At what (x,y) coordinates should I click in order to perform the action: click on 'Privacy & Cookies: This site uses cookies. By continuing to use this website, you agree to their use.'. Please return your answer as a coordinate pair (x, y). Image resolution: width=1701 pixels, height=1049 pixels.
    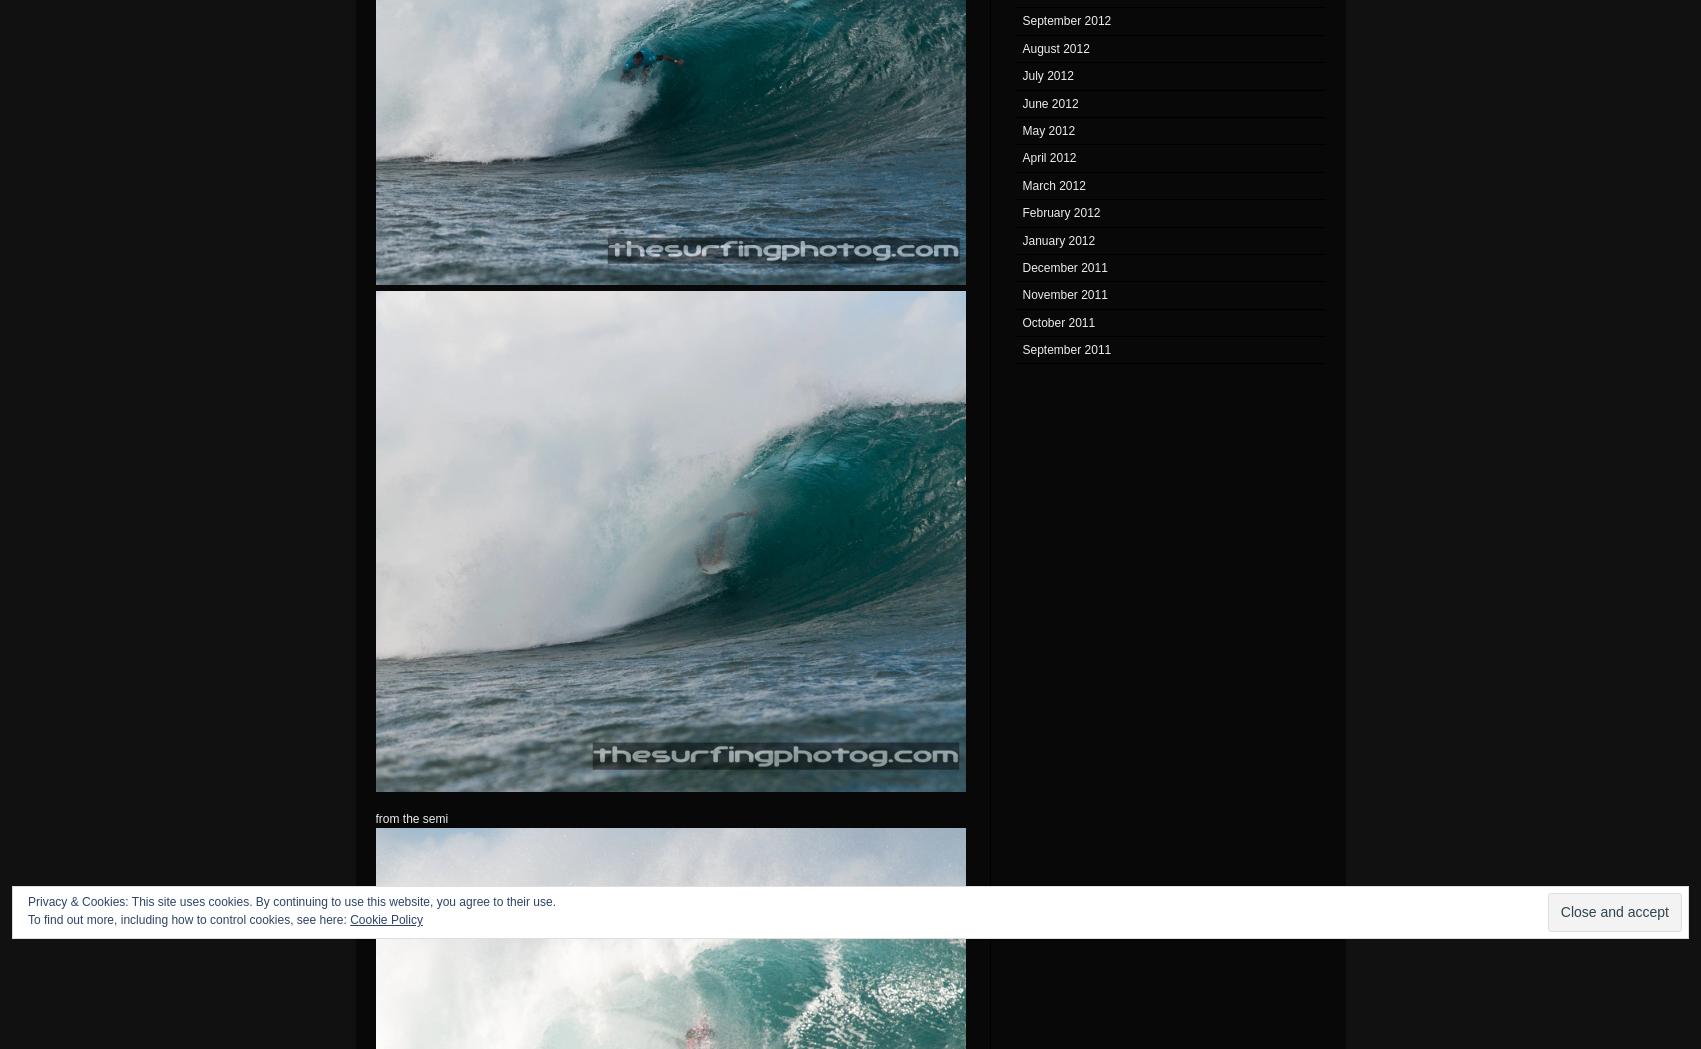
    Looking at the image, I should click on (292, 901).